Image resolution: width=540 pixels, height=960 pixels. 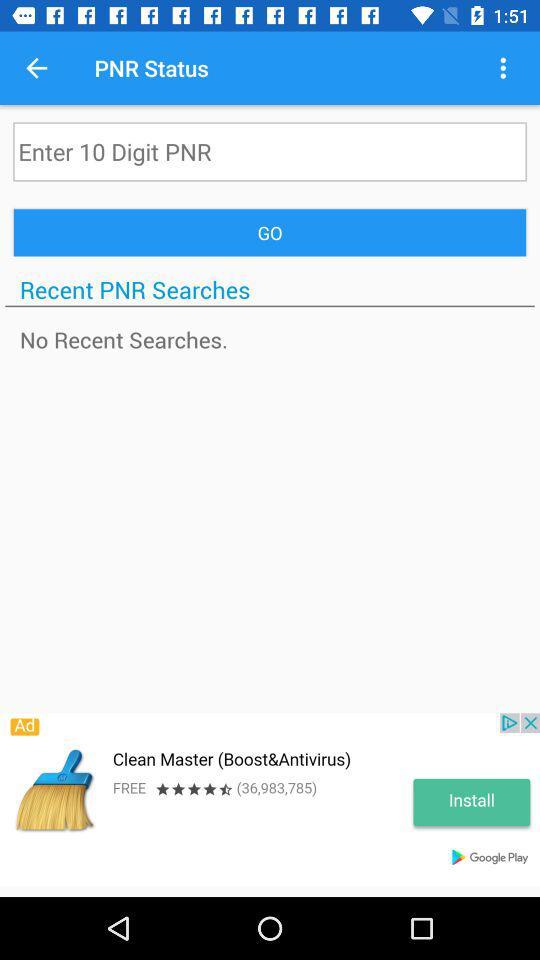 I want to click on opens an advertisement, so click(x=270, y=799).